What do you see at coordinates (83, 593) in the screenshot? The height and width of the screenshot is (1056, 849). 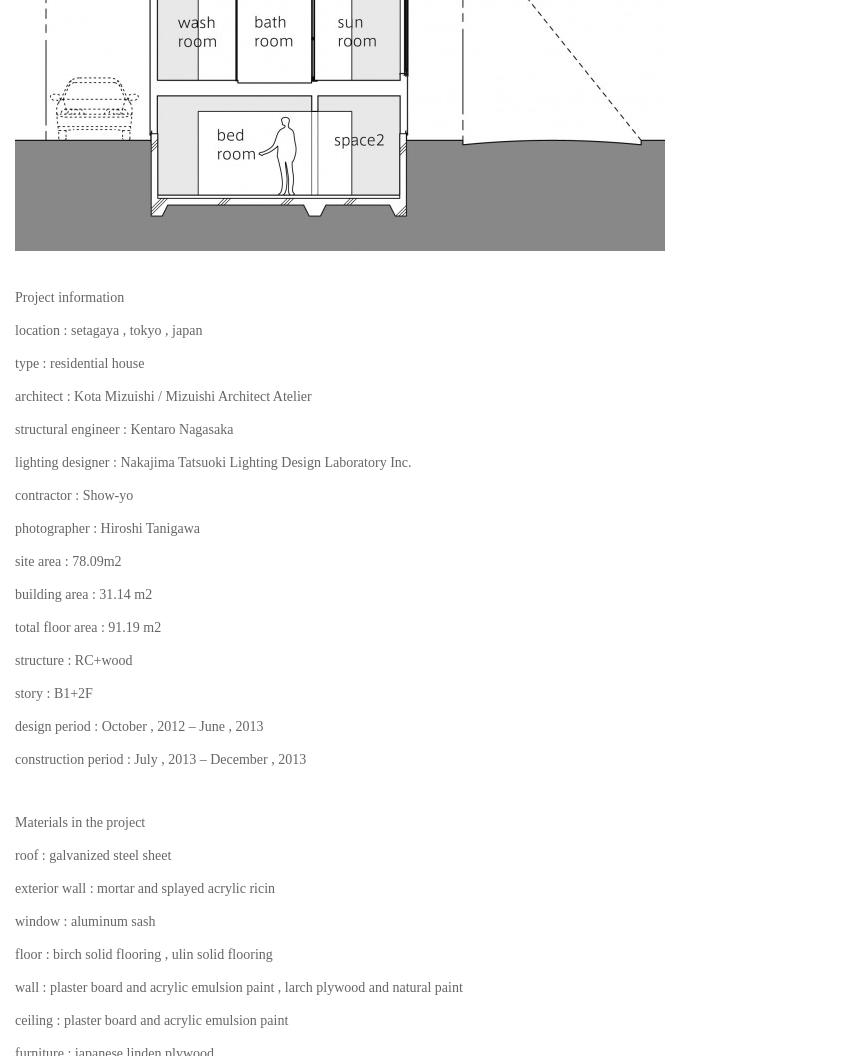 I see `'building area : 31.14 m2'` at bounding box center [83, 593].